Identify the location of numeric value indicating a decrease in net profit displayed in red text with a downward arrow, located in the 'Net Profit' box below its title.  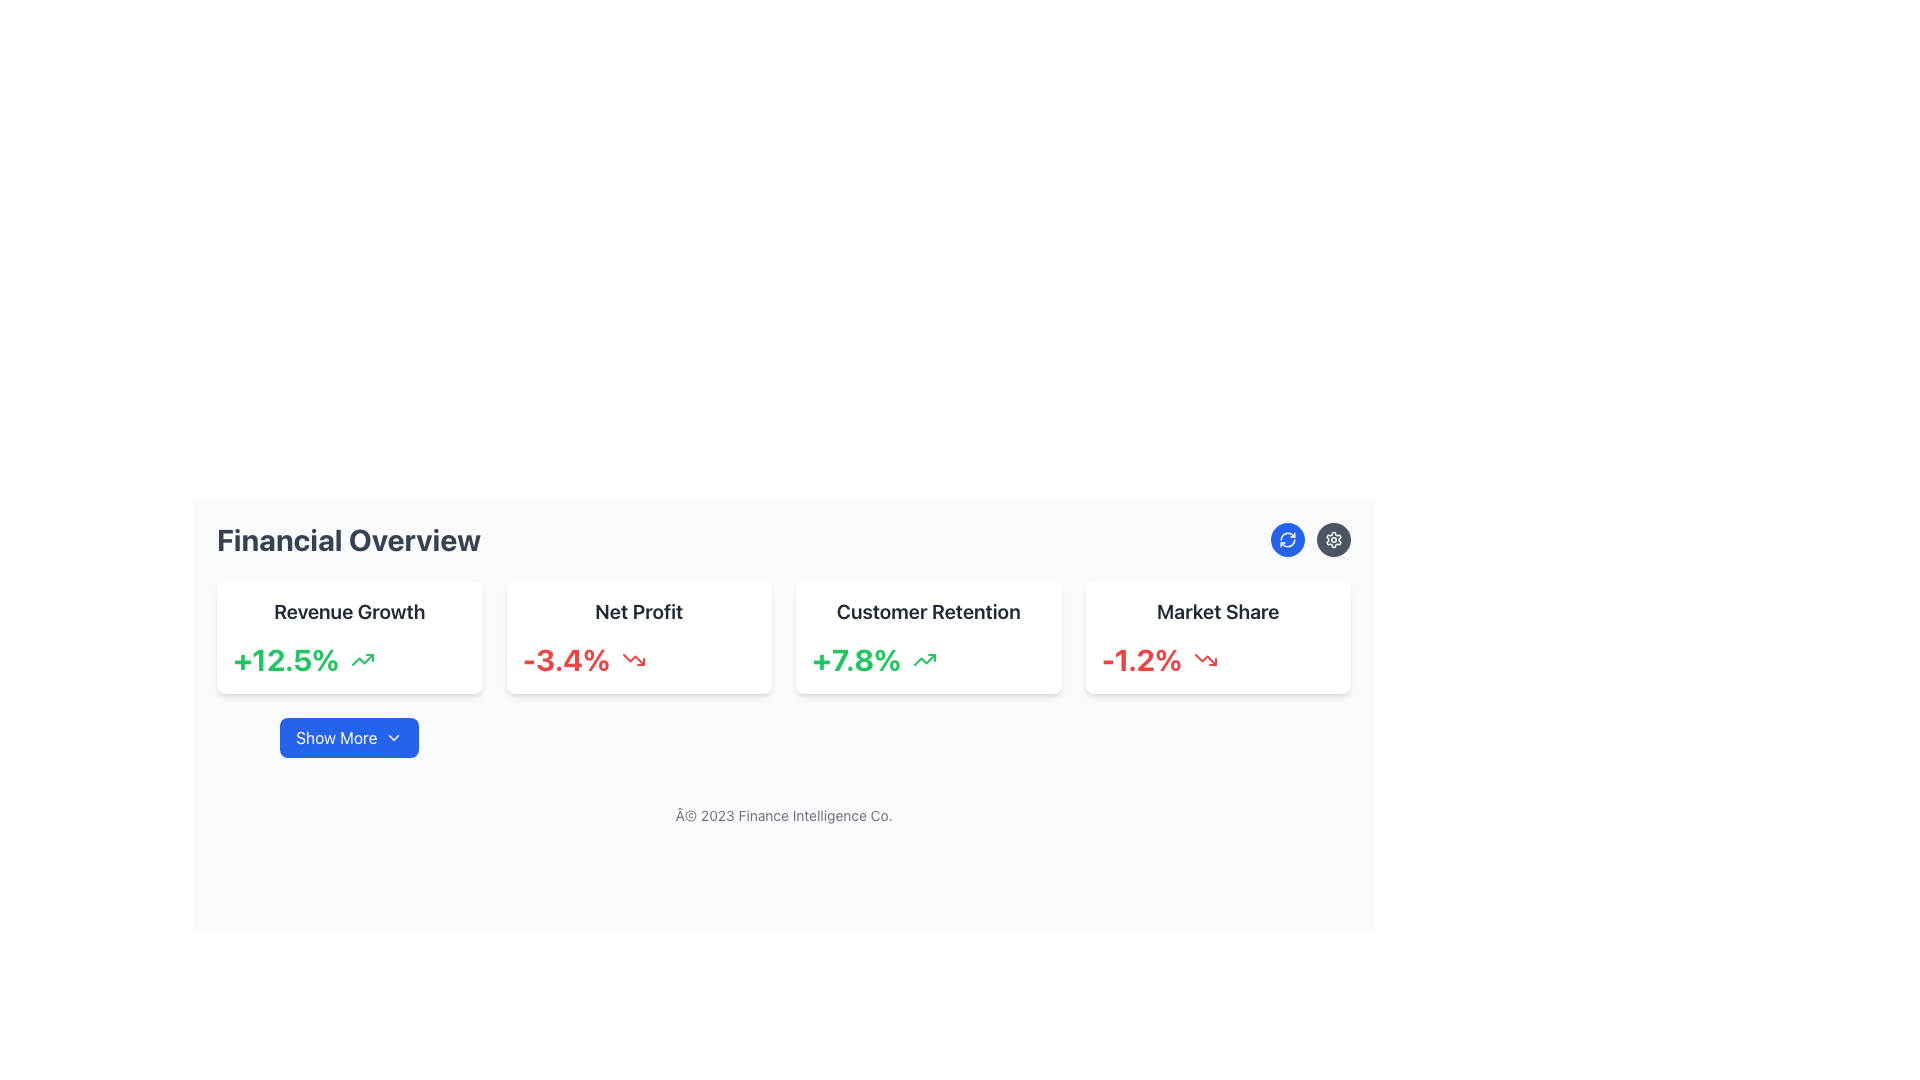
(638, 659).